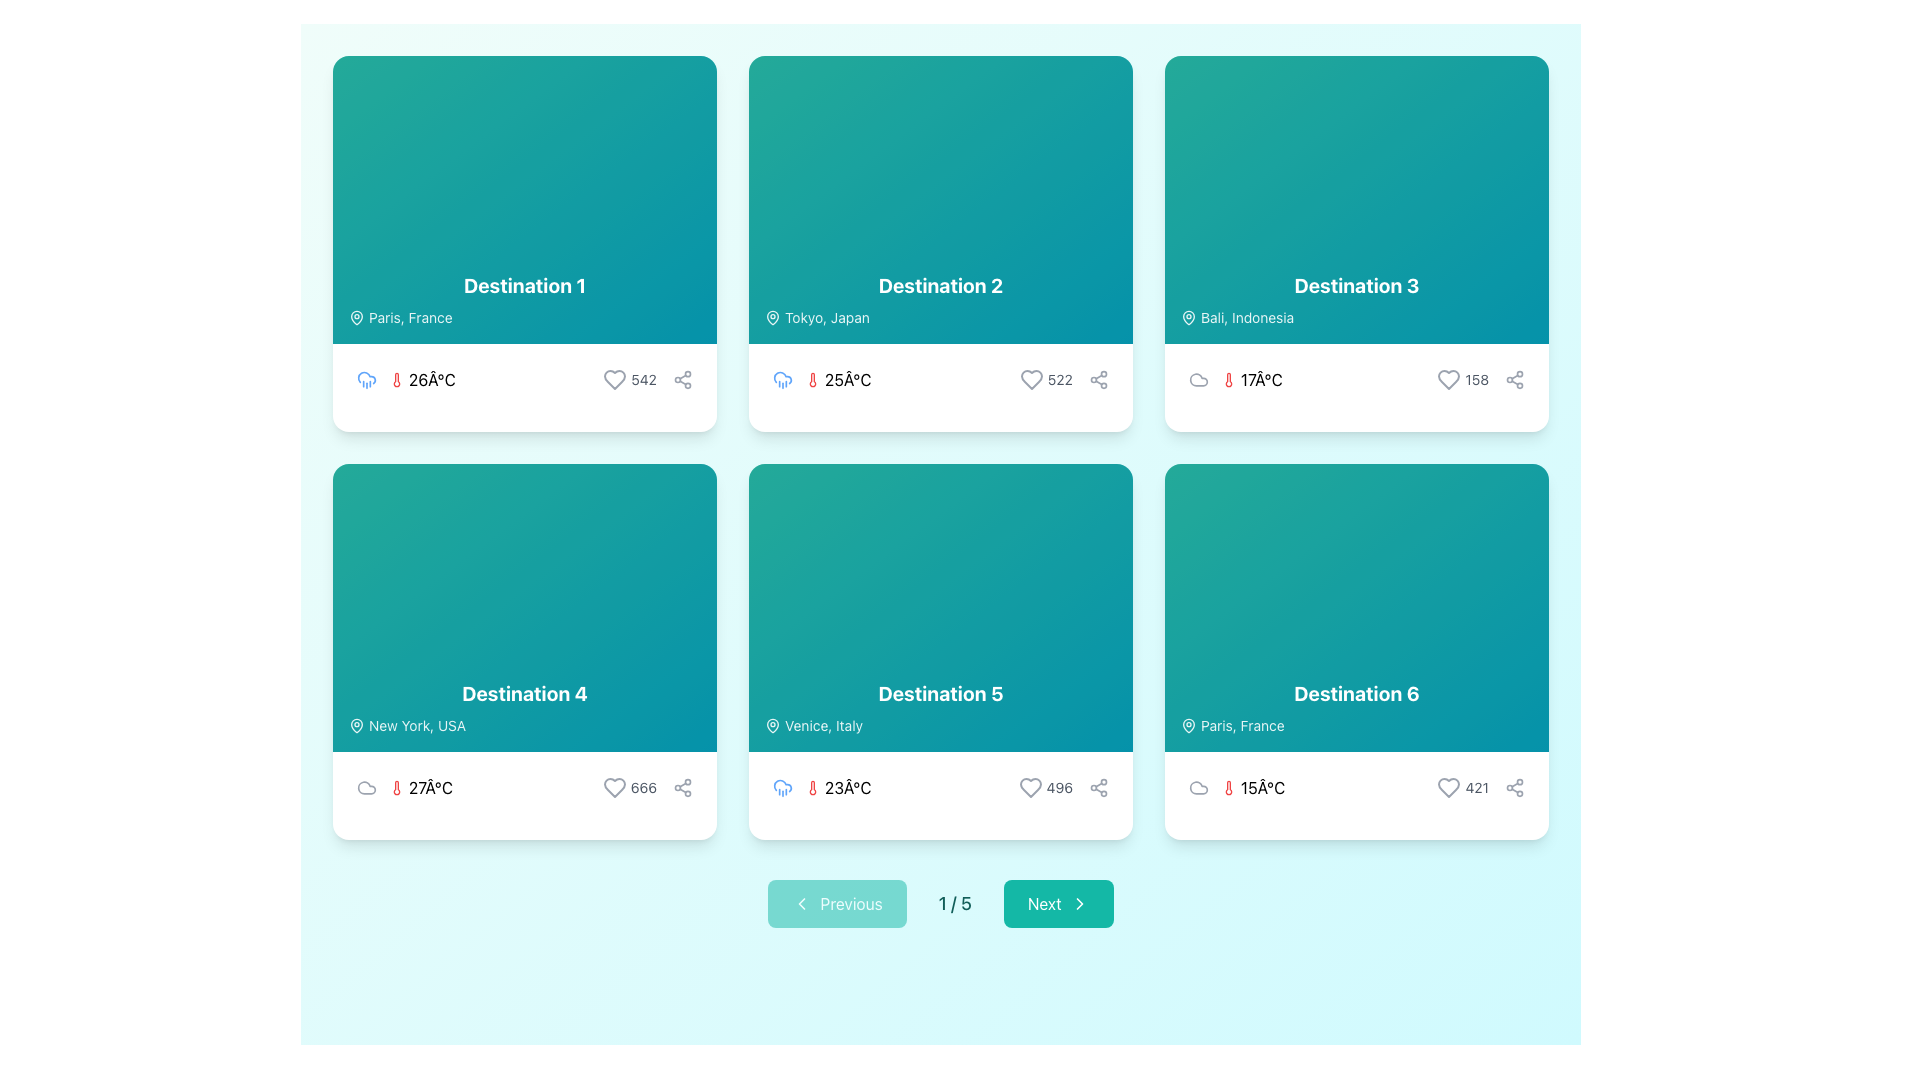 The height and width of the screenshot is (1080, 1920). Describe the element at coordinates (1062, 786) in the screenshot. I see `the static text displaying the number of likes located at the bottom-right corner of the 'Destination 5' card, positioned between a heart icon and a share icon` at that location.